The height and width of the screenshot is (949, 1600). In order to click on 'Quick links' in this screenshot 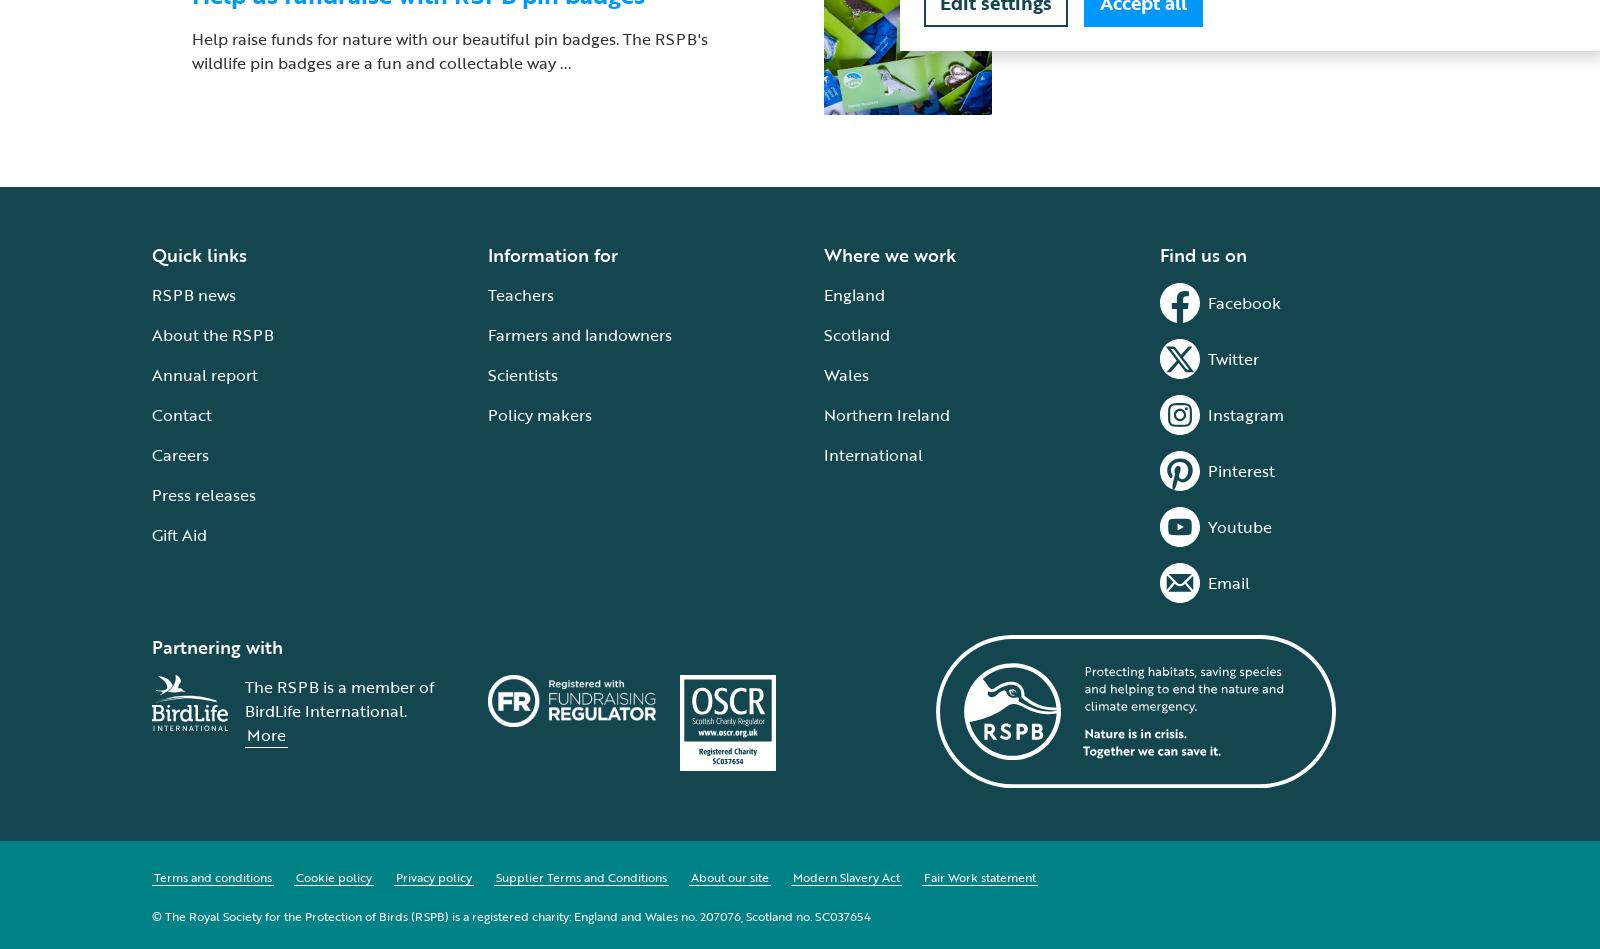, I will do `click(198, 253)`.